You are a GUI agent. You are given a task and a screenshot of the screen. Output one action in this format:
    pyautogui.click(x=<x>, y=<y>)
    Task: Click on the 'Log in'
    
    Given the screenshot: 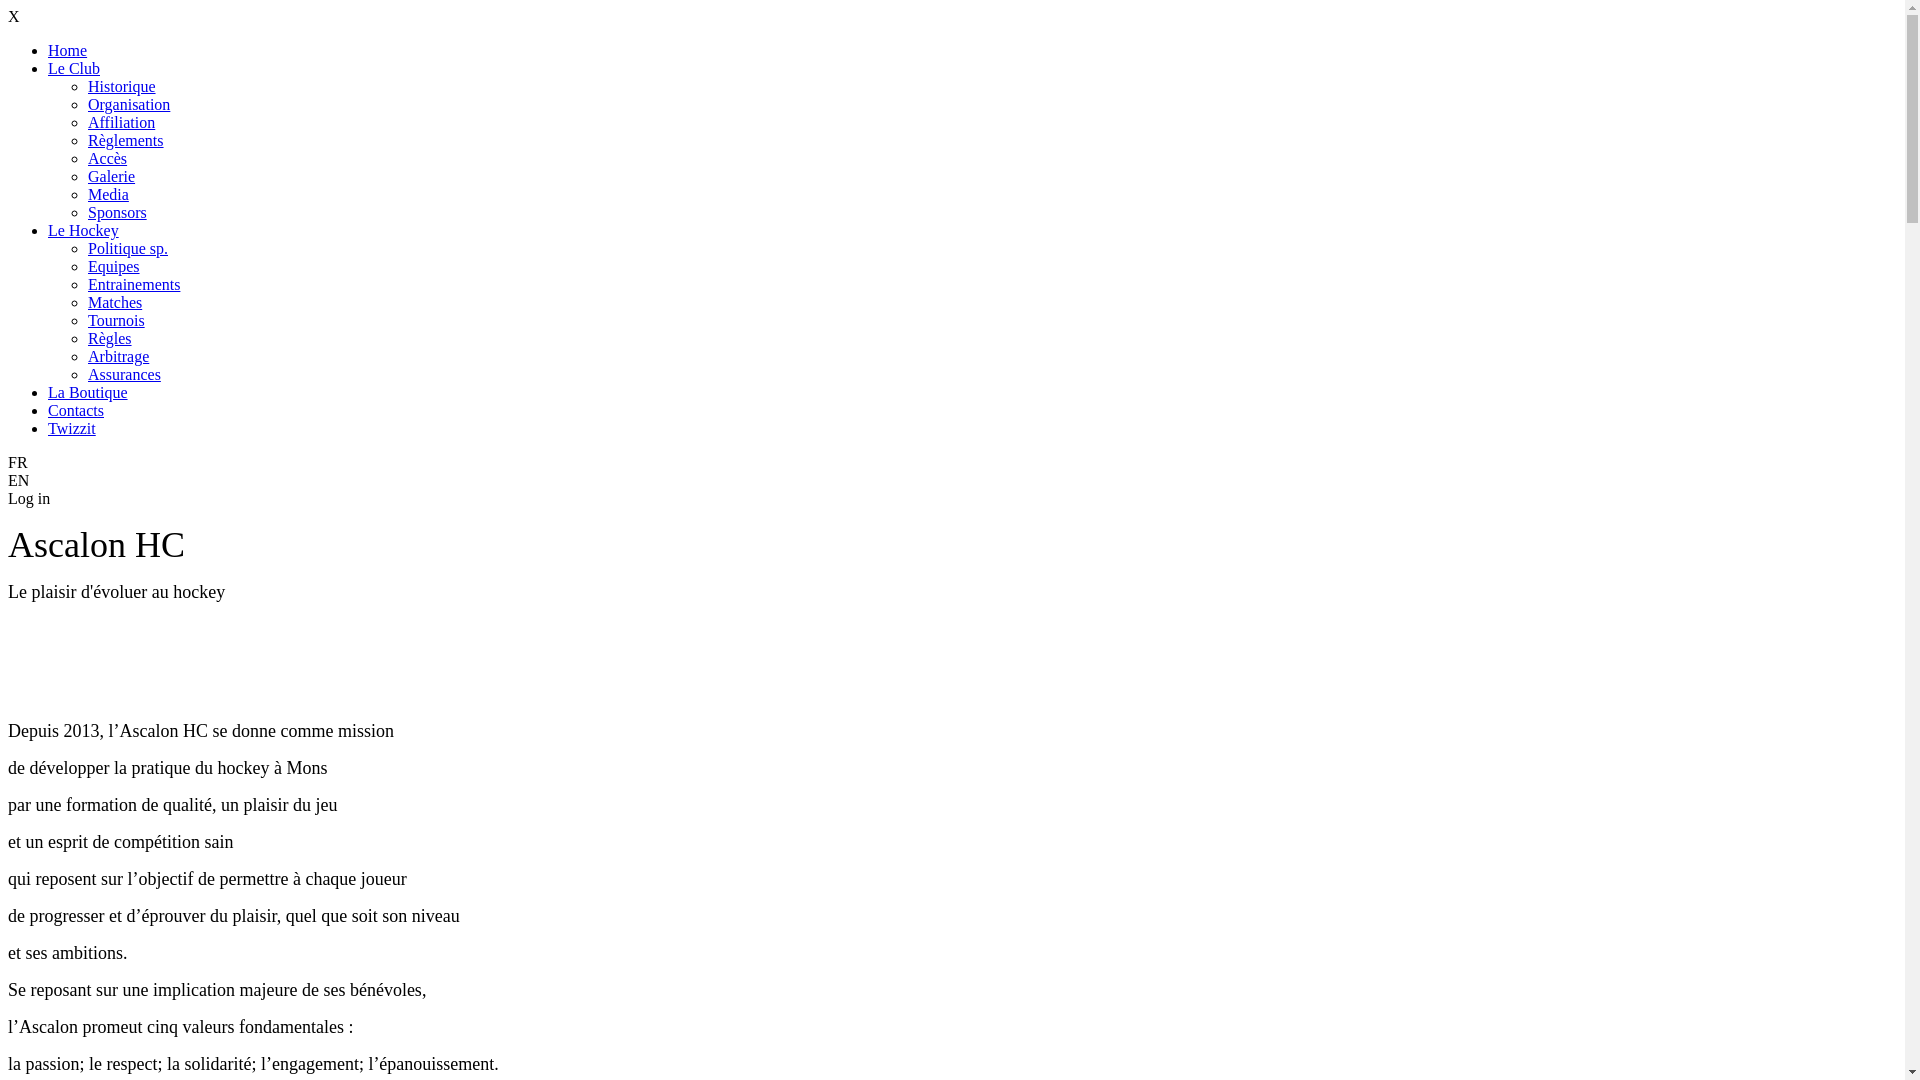 What is the action you would take?
    pyautogui.click(x=28, y=497)
    